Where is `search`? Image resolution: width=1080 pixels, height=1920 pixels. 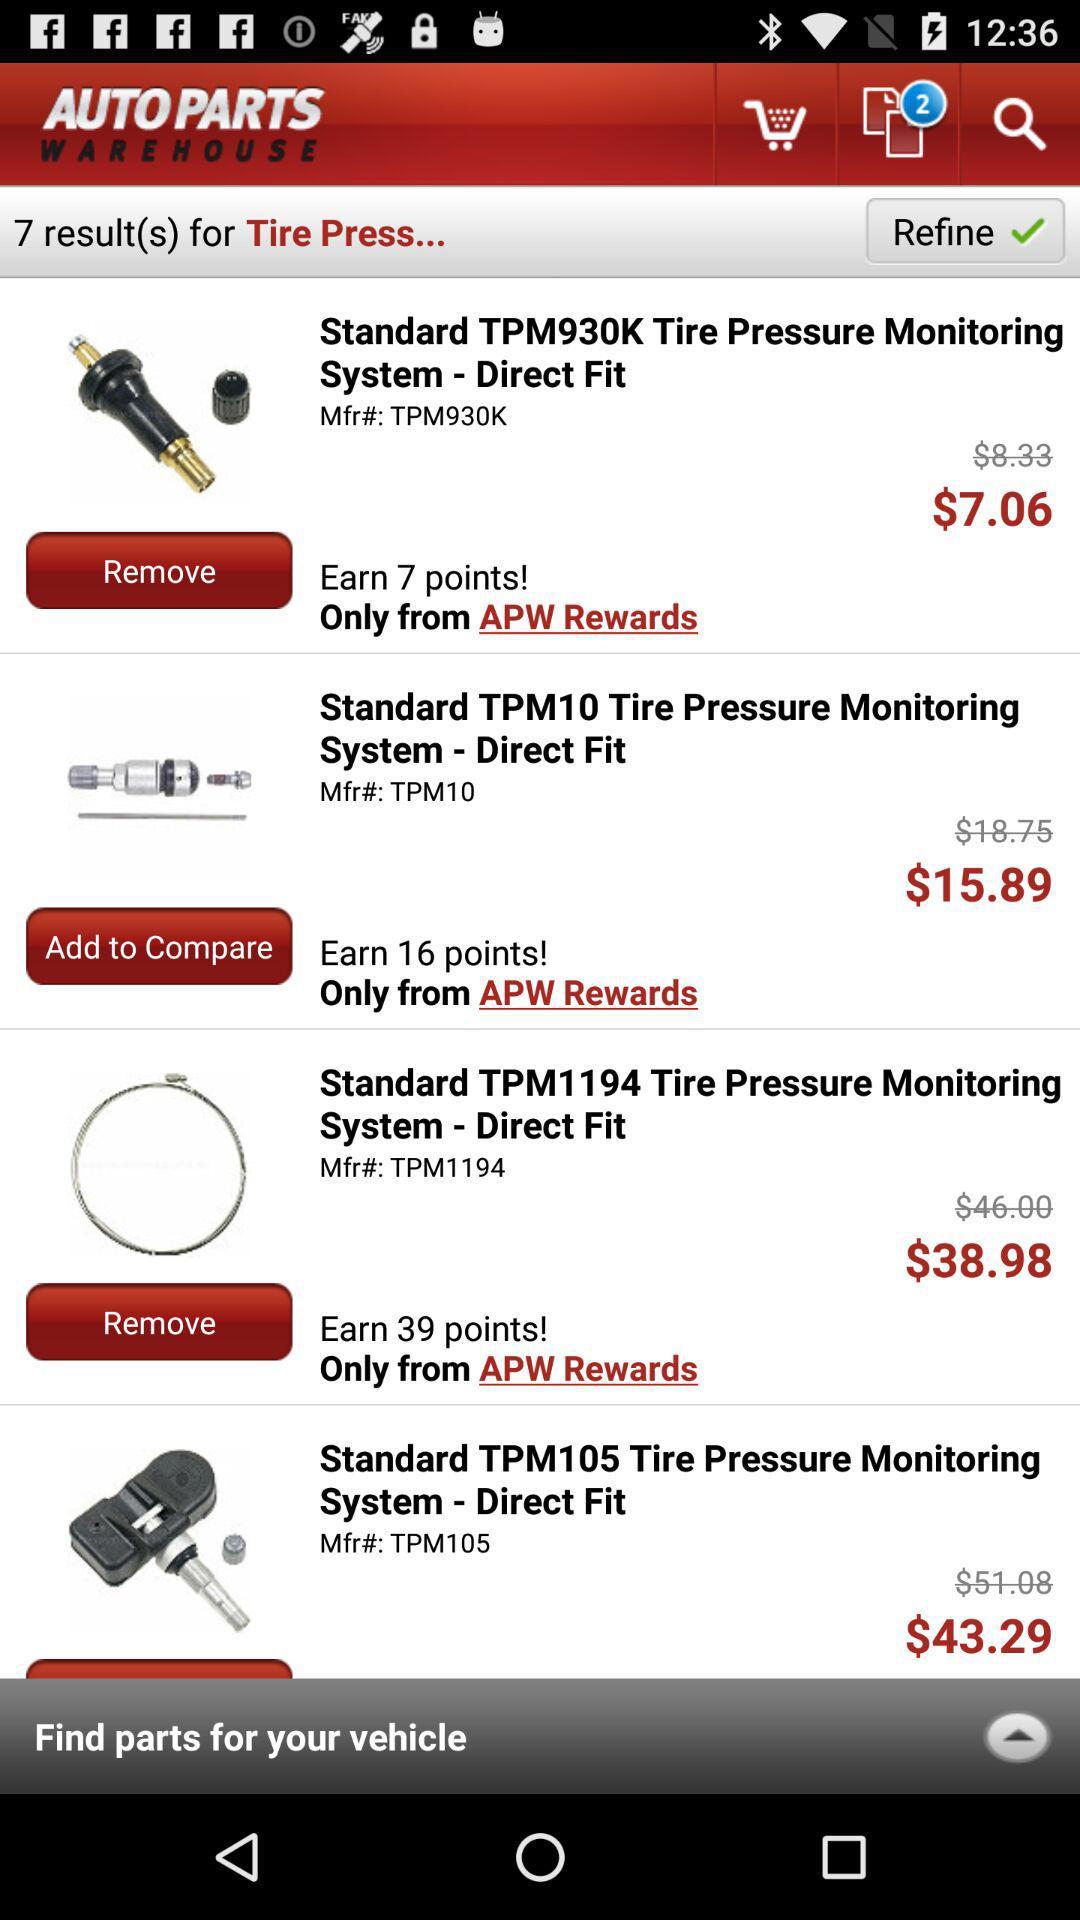 search is located at coordinates (1018, 123).